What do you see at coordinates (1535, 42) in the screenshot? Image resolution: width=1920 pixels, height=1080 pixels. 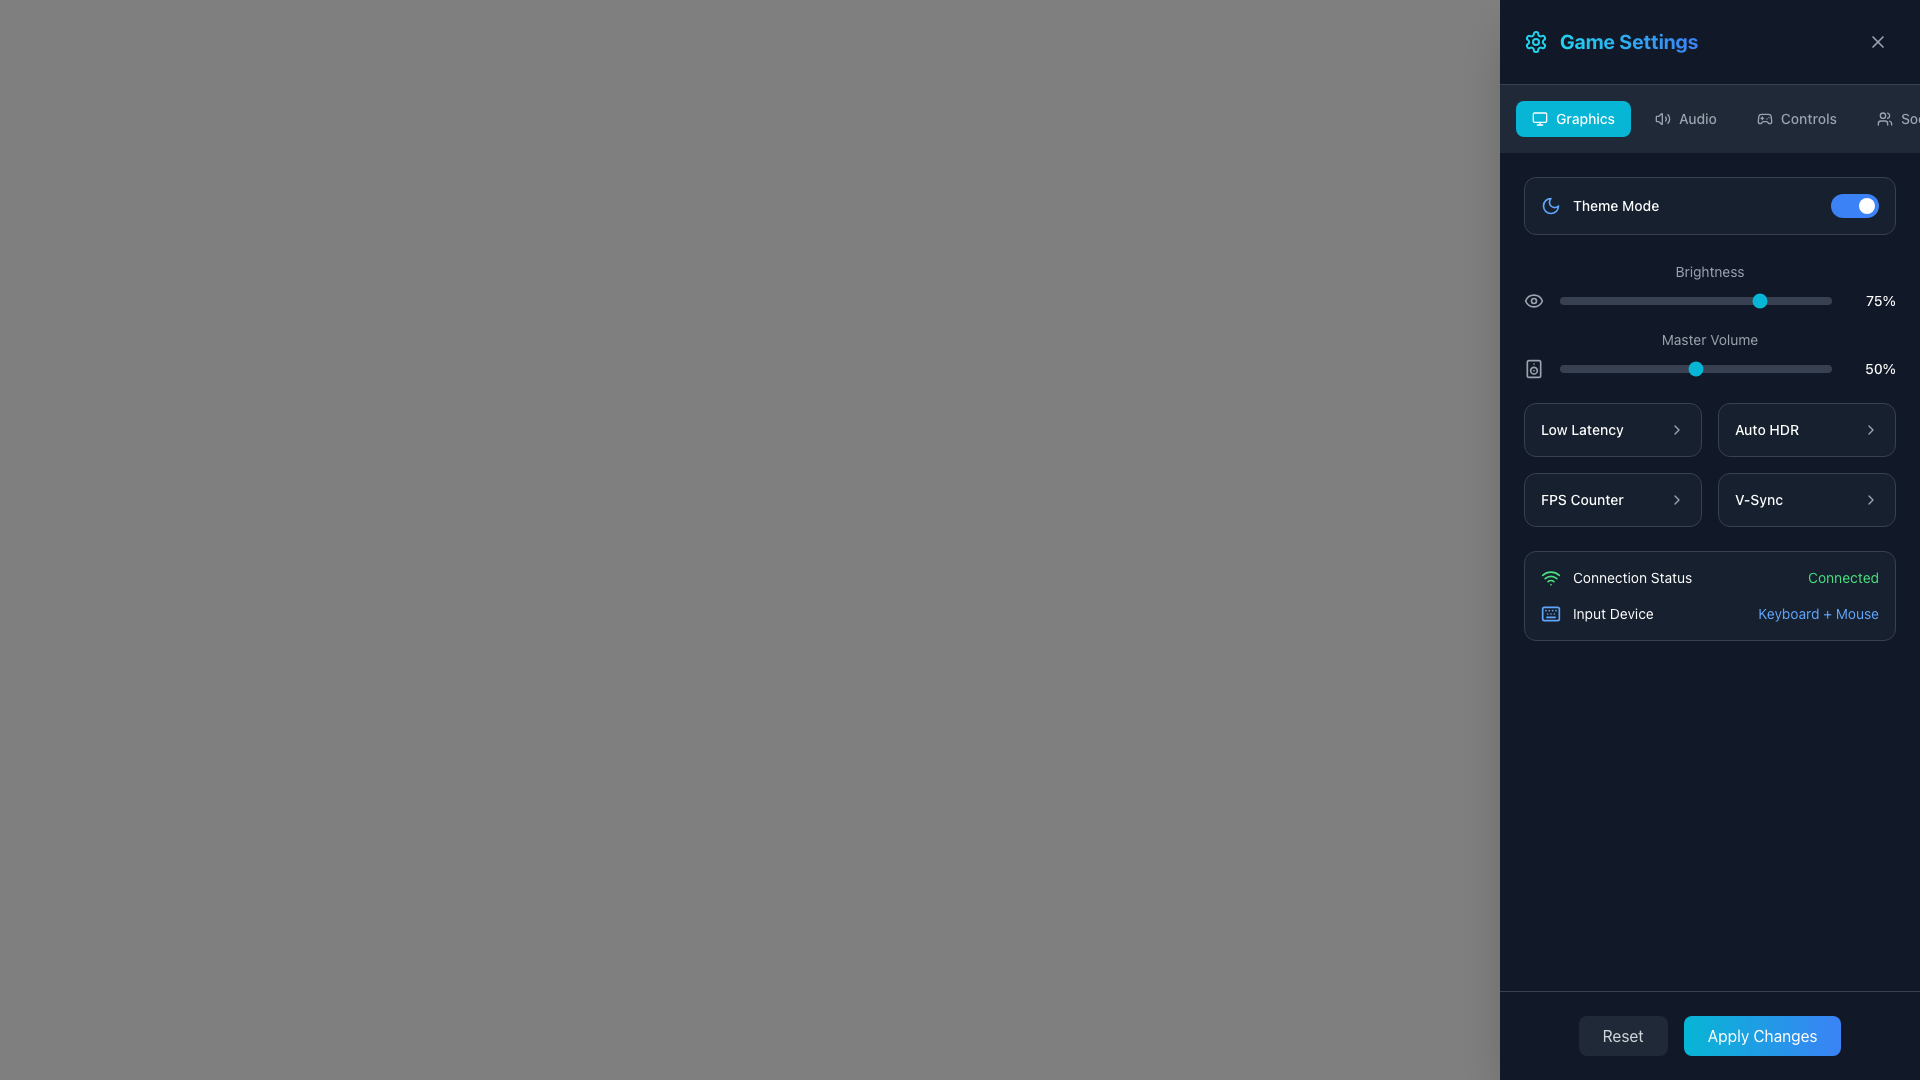 I see `the gear-shaped icon with a cyan outline located to the left of the 'Game Settings' title` at bounding box center [1535, 42].